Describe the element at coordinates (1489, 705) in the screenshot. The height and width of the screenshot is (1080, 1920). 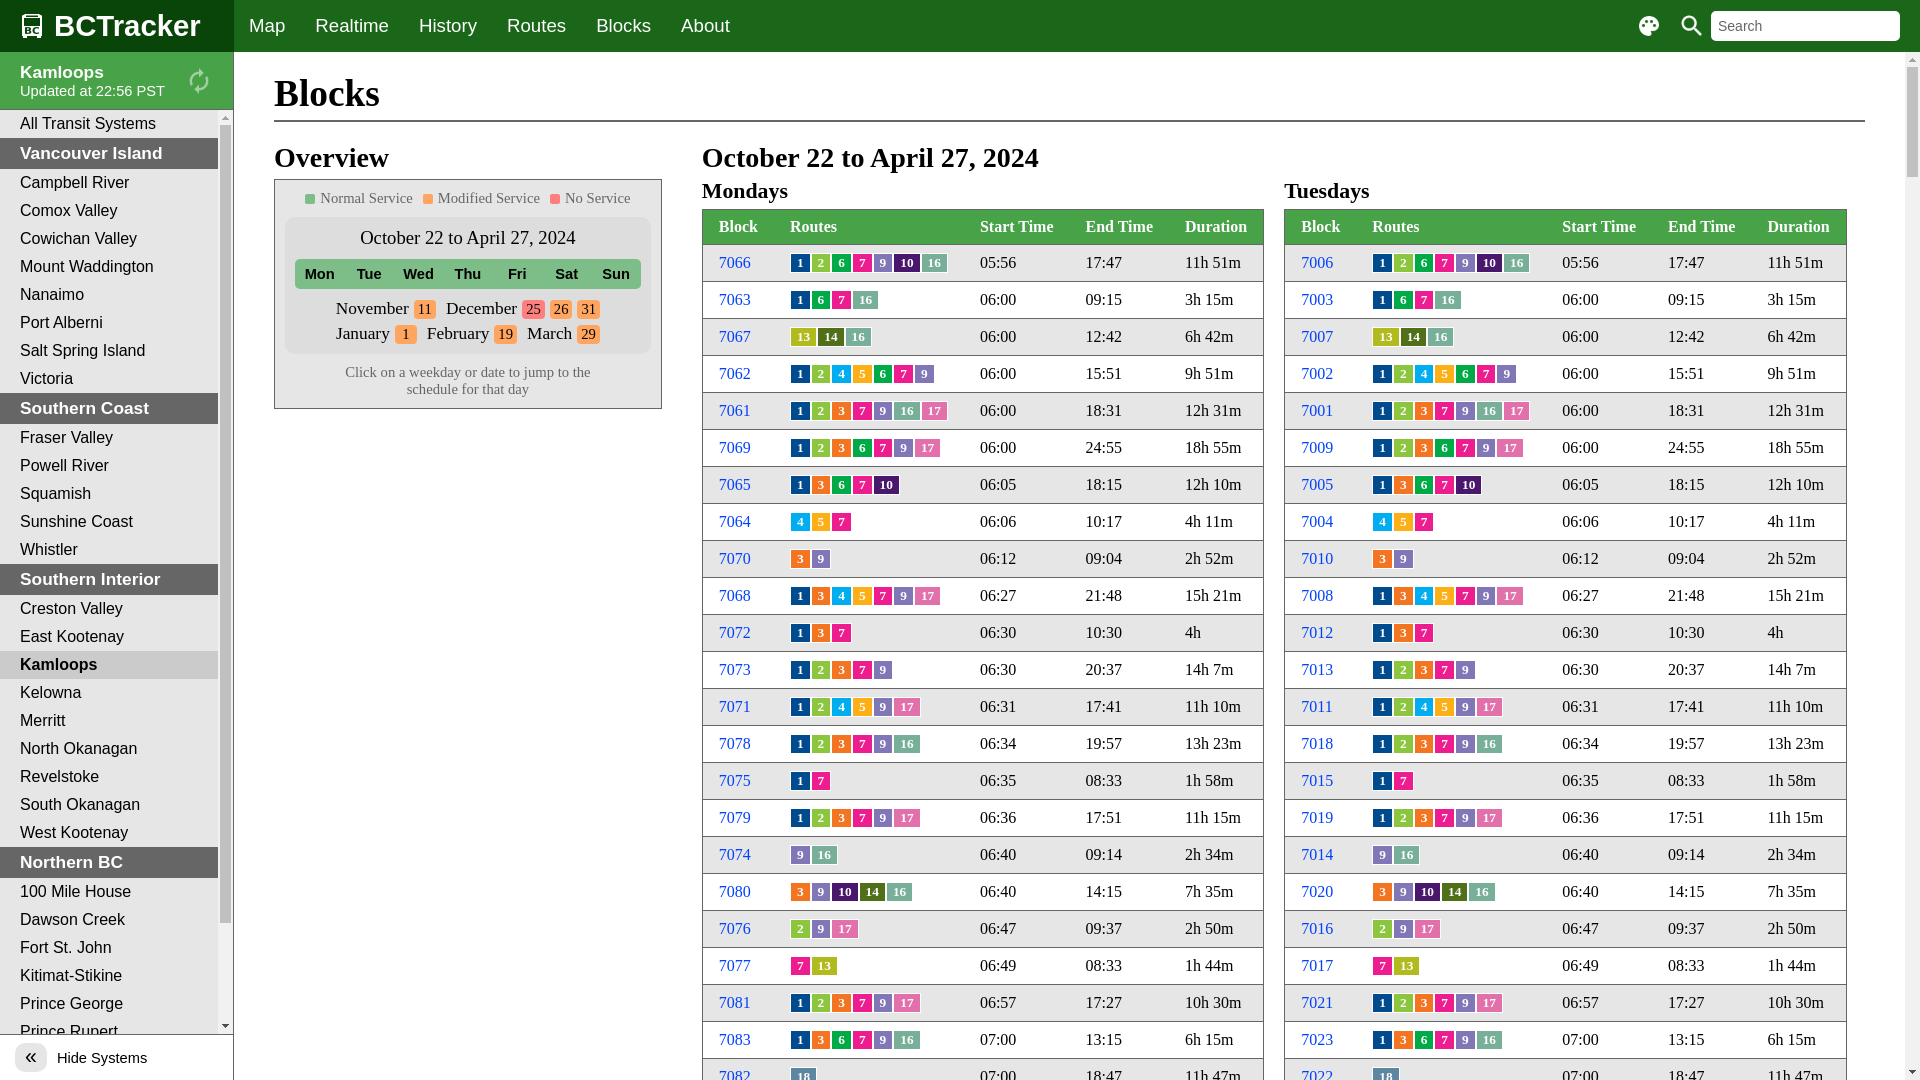
I see `'17'` at that location.